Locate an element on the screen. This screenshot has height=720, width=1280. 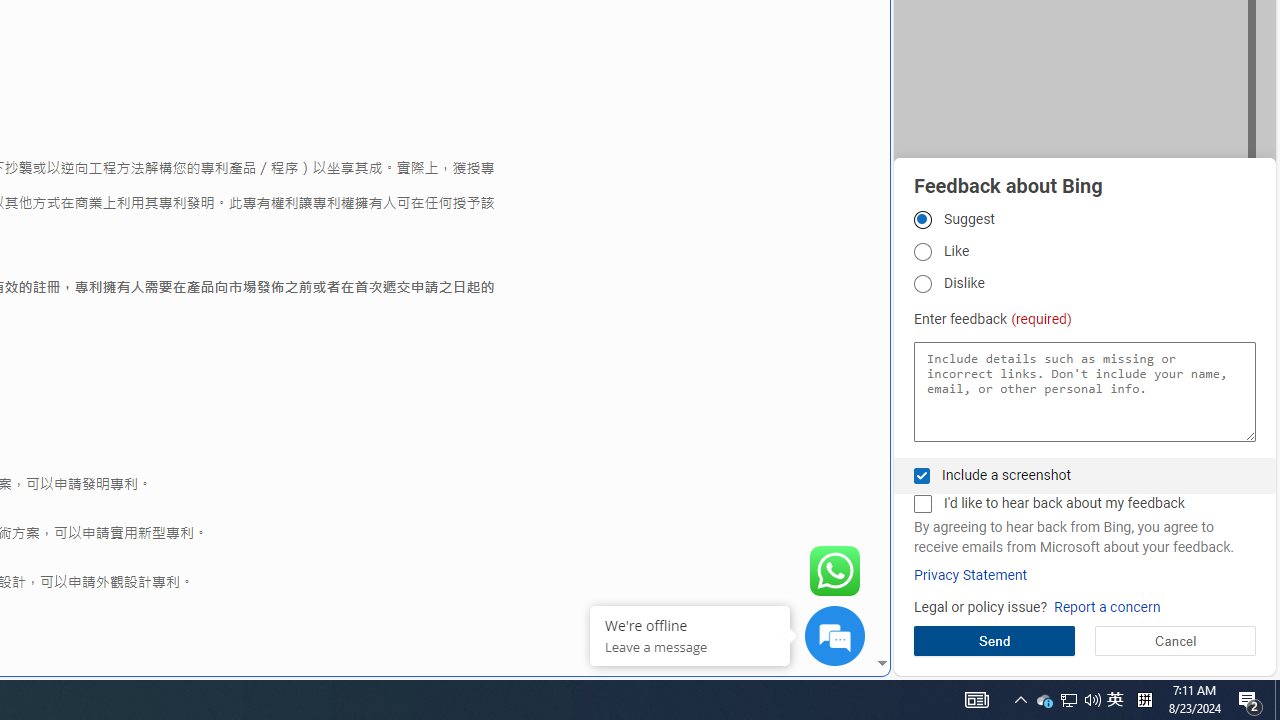
'Report a concern' is located at coordinates (1106, 606).